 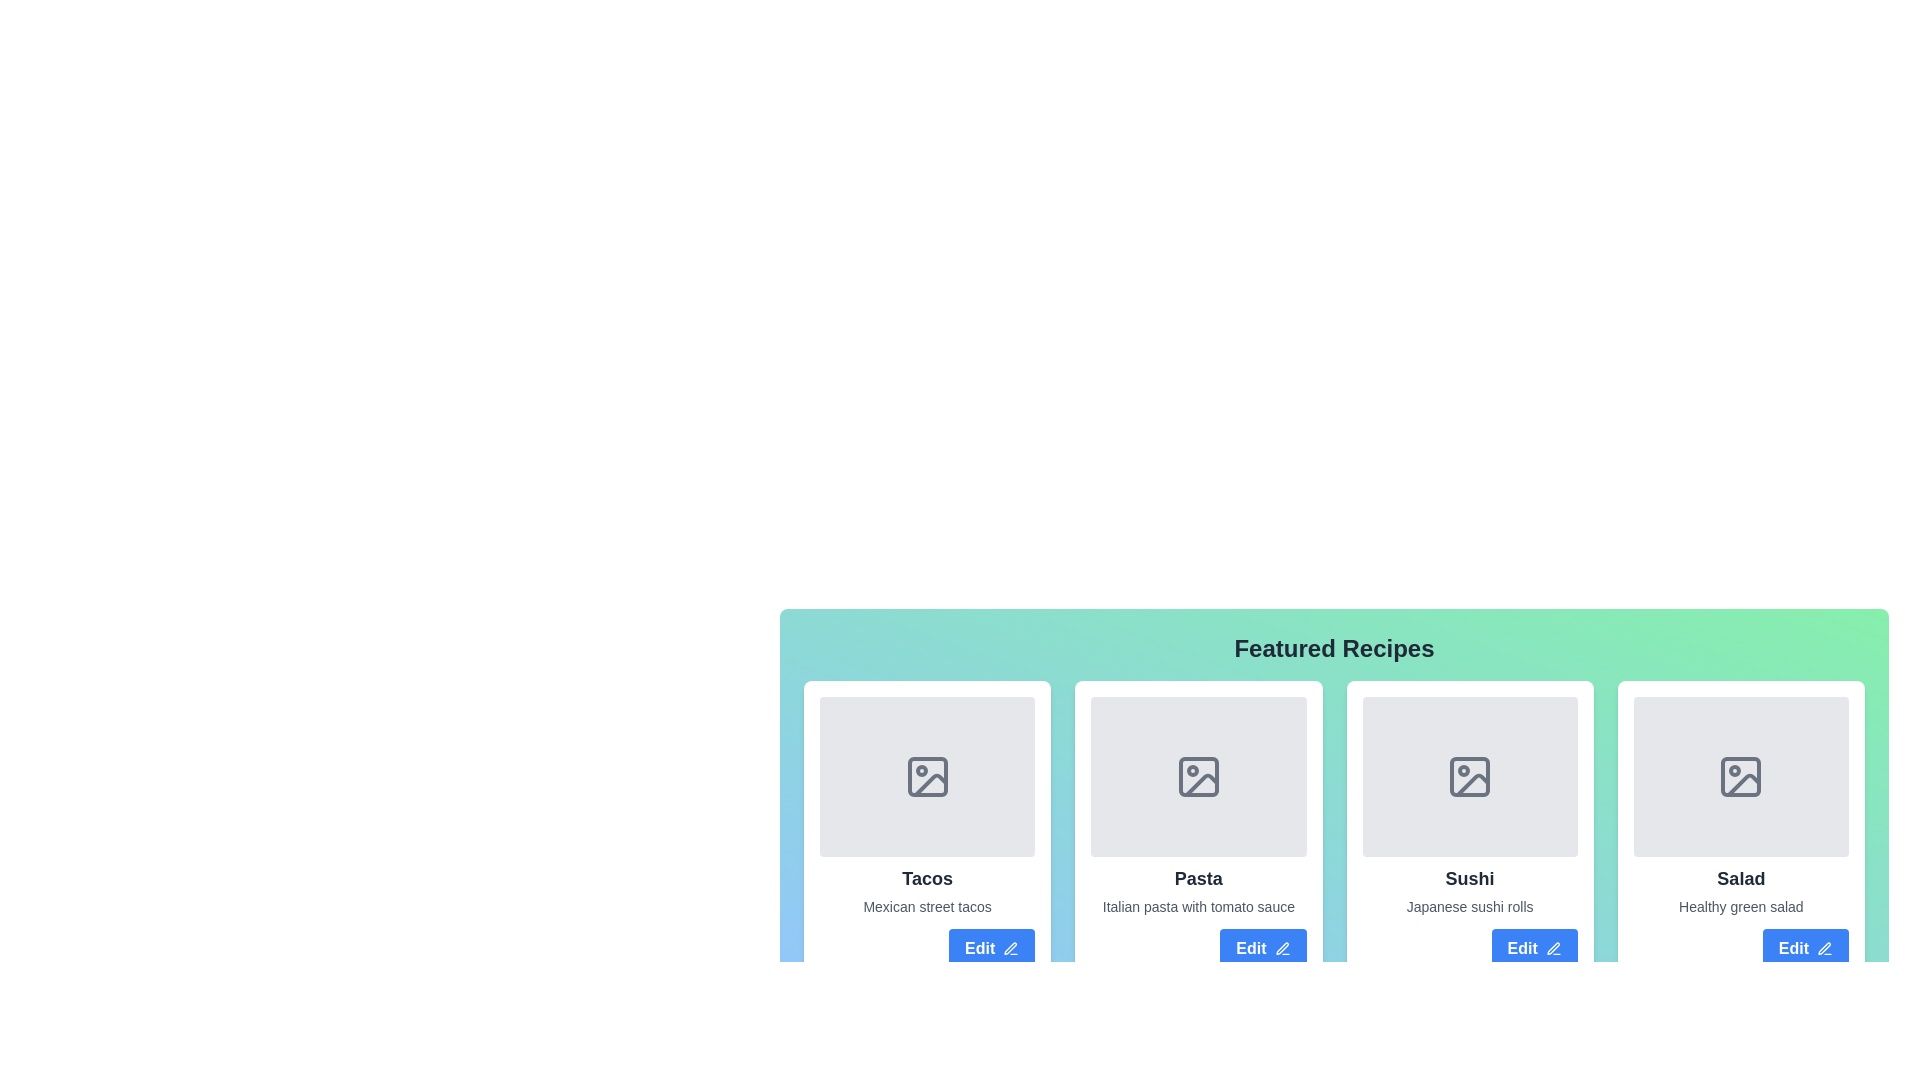 What do you see at coordinates (1552, 947) in the screenshot?
I see `the pen icon within the 'Edit' button, which visually indicates the editing functionality` at bounding box center [1552, 947].